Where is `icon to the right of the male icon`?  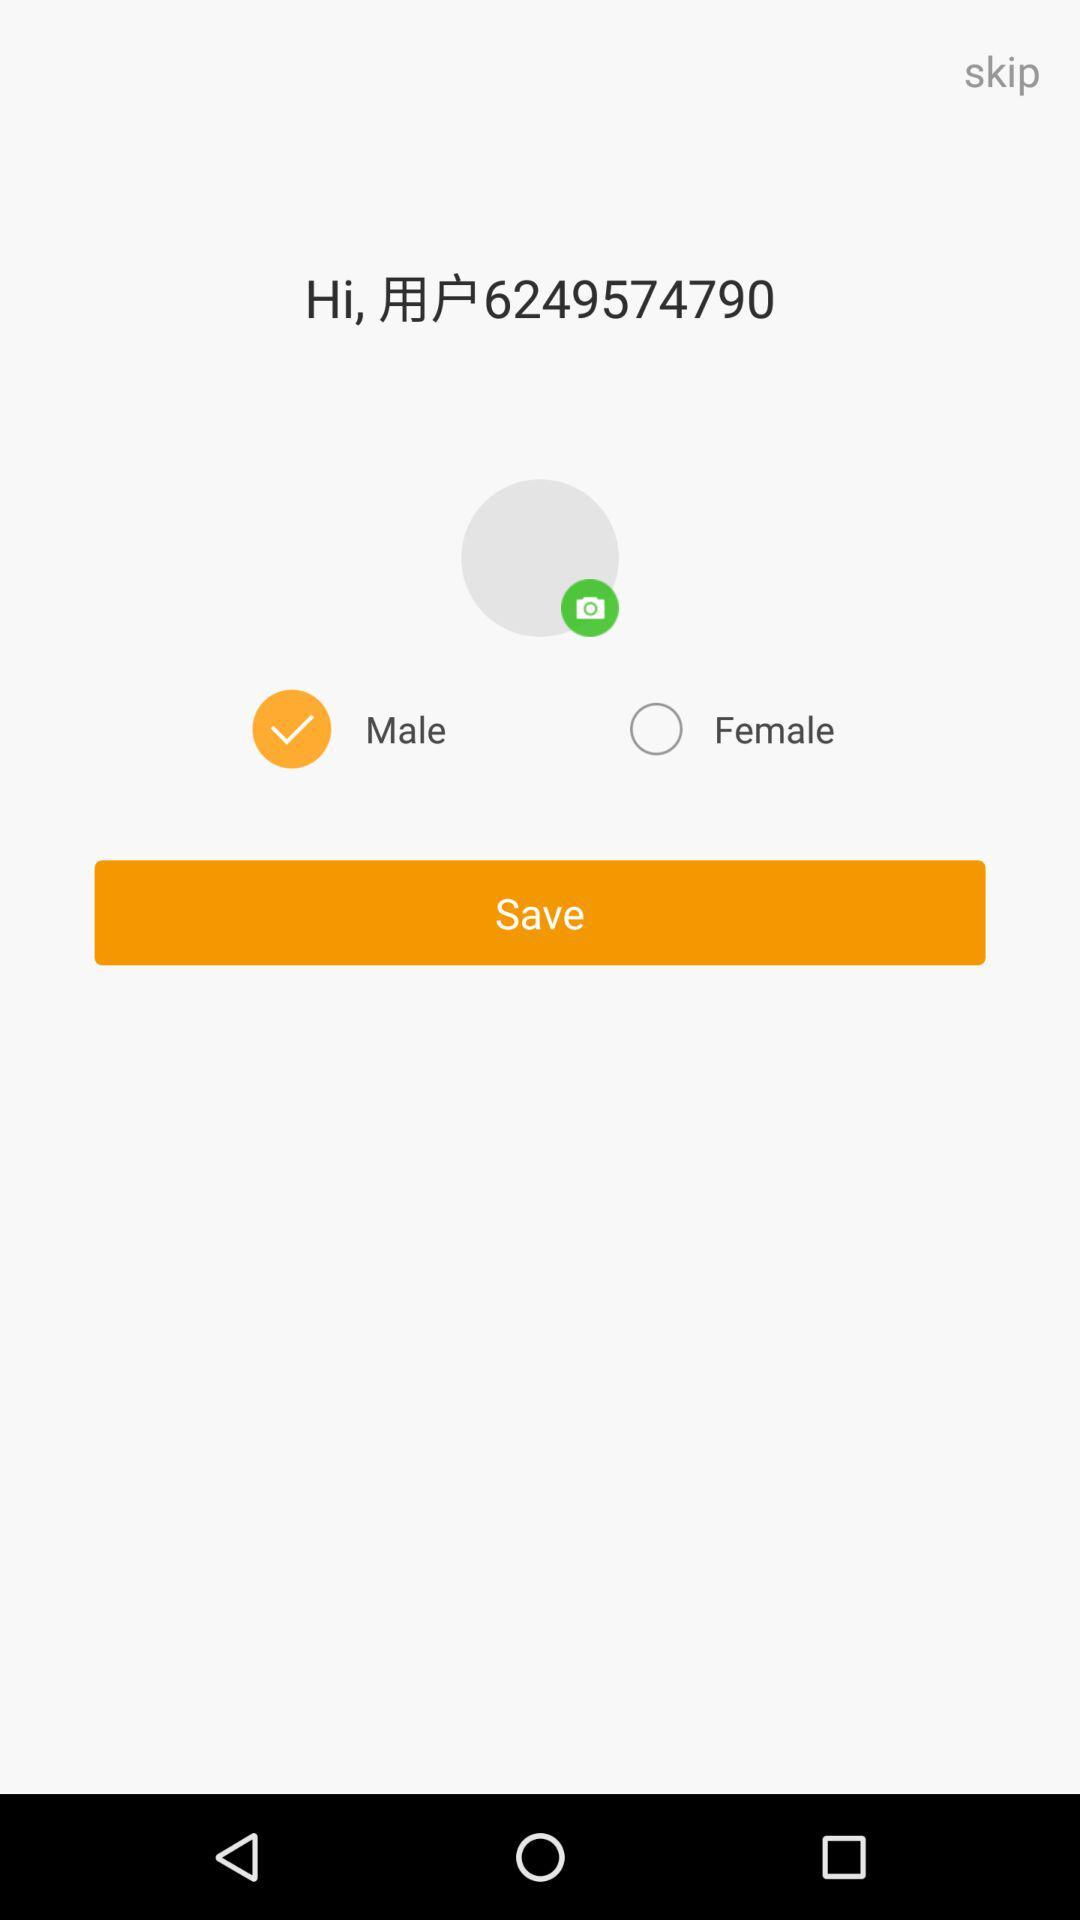 icon to the right of the male icon is located at coordinates (729, 728).